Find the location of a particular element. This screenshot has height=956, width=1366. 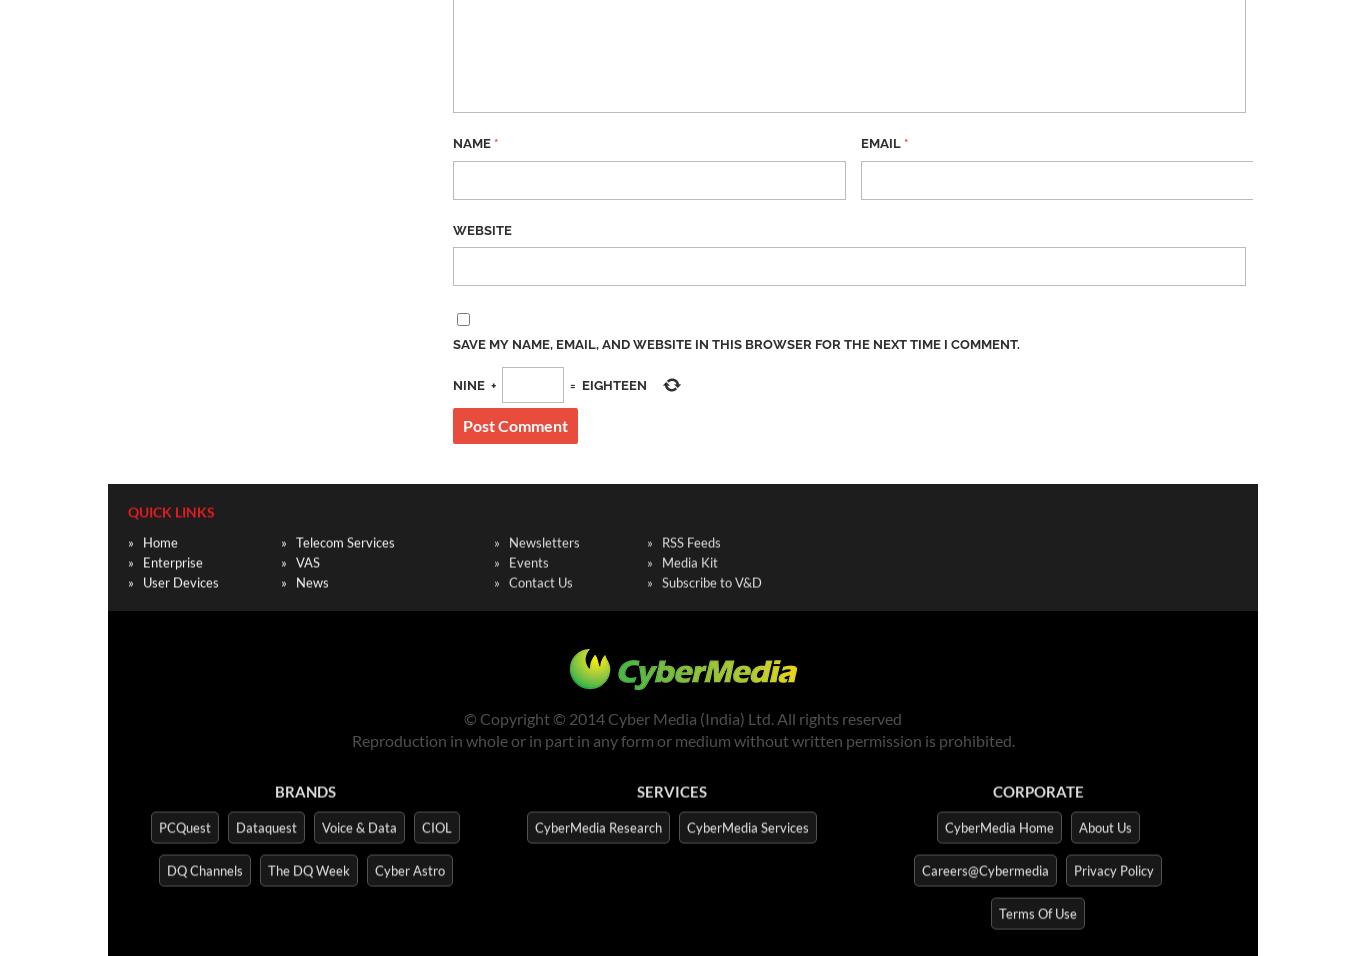

'Cyber Astro' is located at coordinates (373, 866).